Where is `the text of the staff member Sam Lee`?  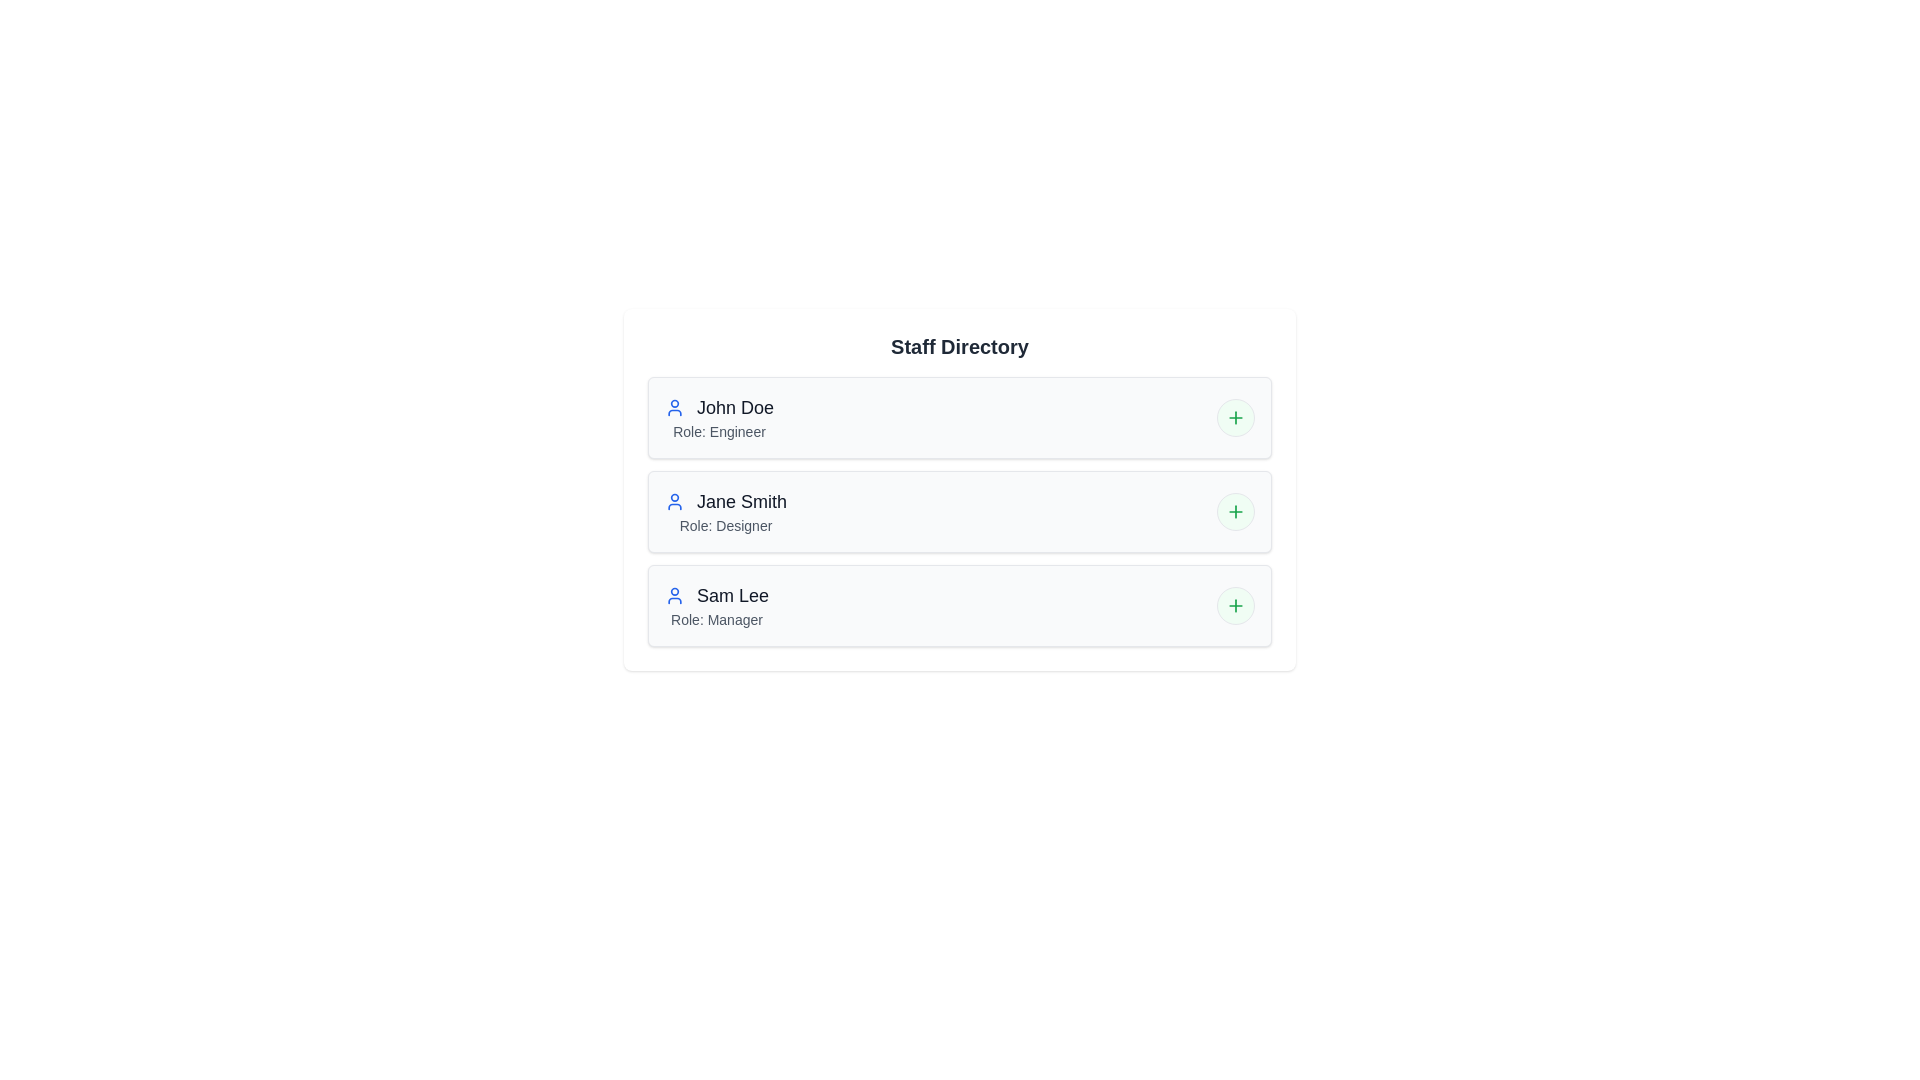
the text of the staff member Sam Lee is located at coordinates (665, 582).